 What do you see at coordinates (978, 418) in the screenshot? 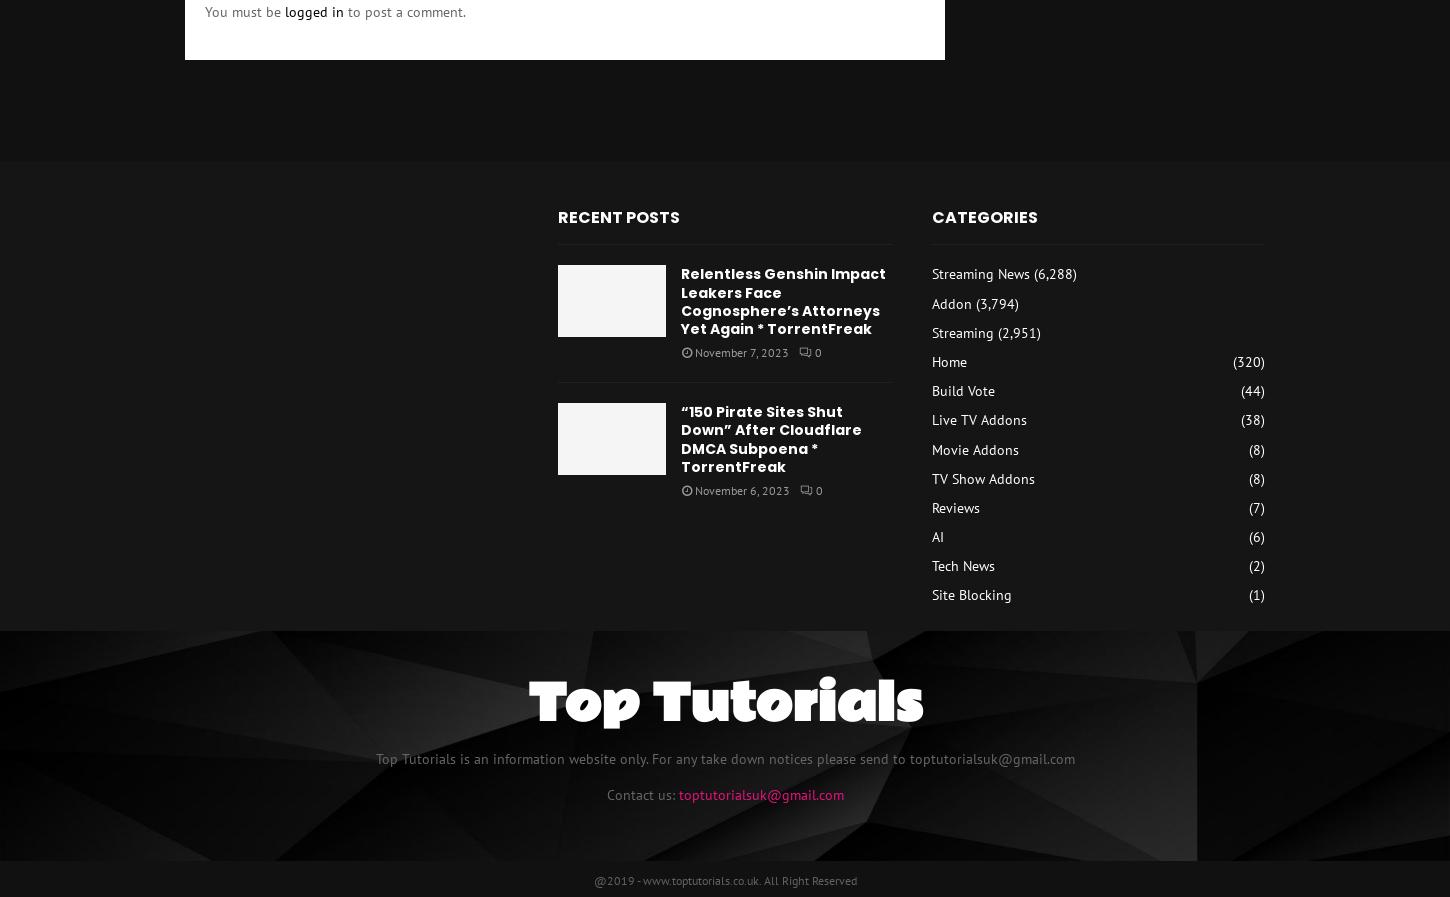
I see `'Live TV Addons'` at bounding box center [978, 418].